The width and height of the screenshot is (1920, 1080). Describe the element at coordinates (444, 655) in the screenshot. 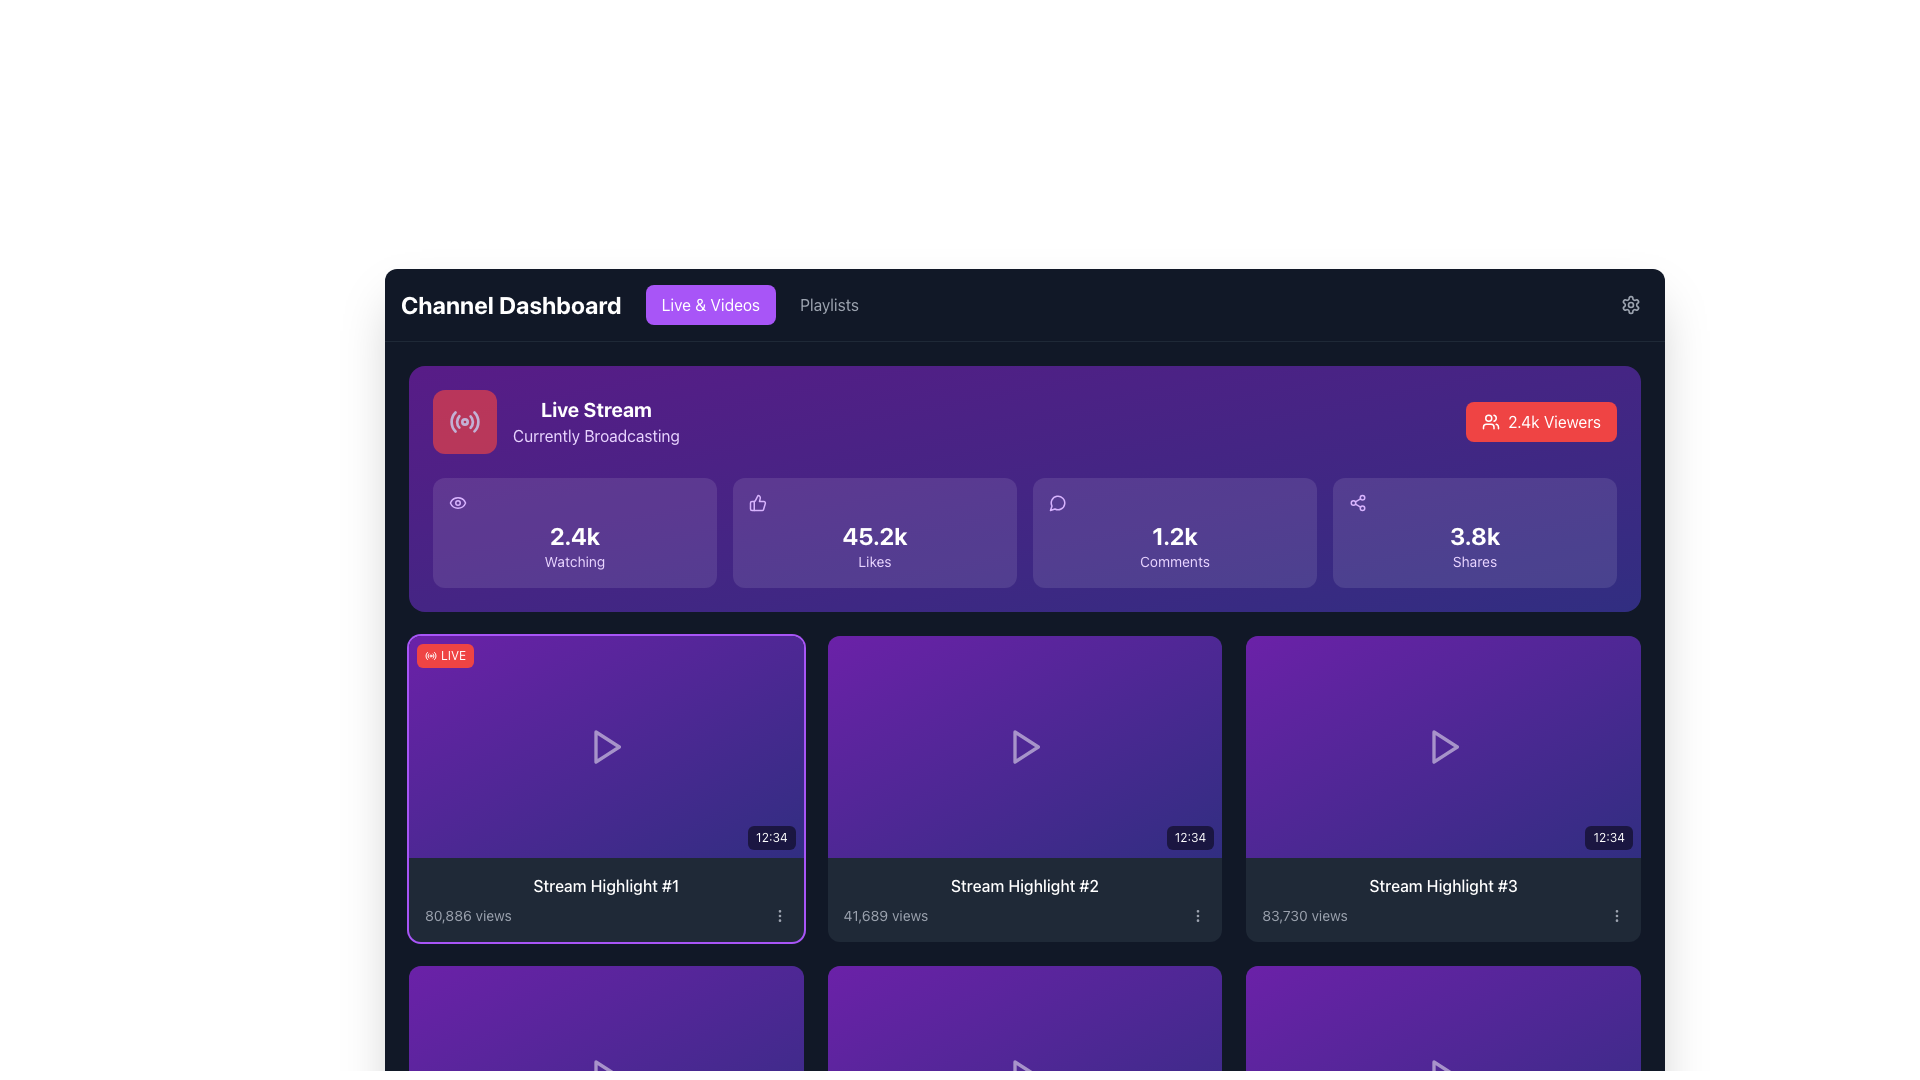

I see `the live broadcast badge located at the top-left of the video thumbnail in the grid of video highlights` at that location.